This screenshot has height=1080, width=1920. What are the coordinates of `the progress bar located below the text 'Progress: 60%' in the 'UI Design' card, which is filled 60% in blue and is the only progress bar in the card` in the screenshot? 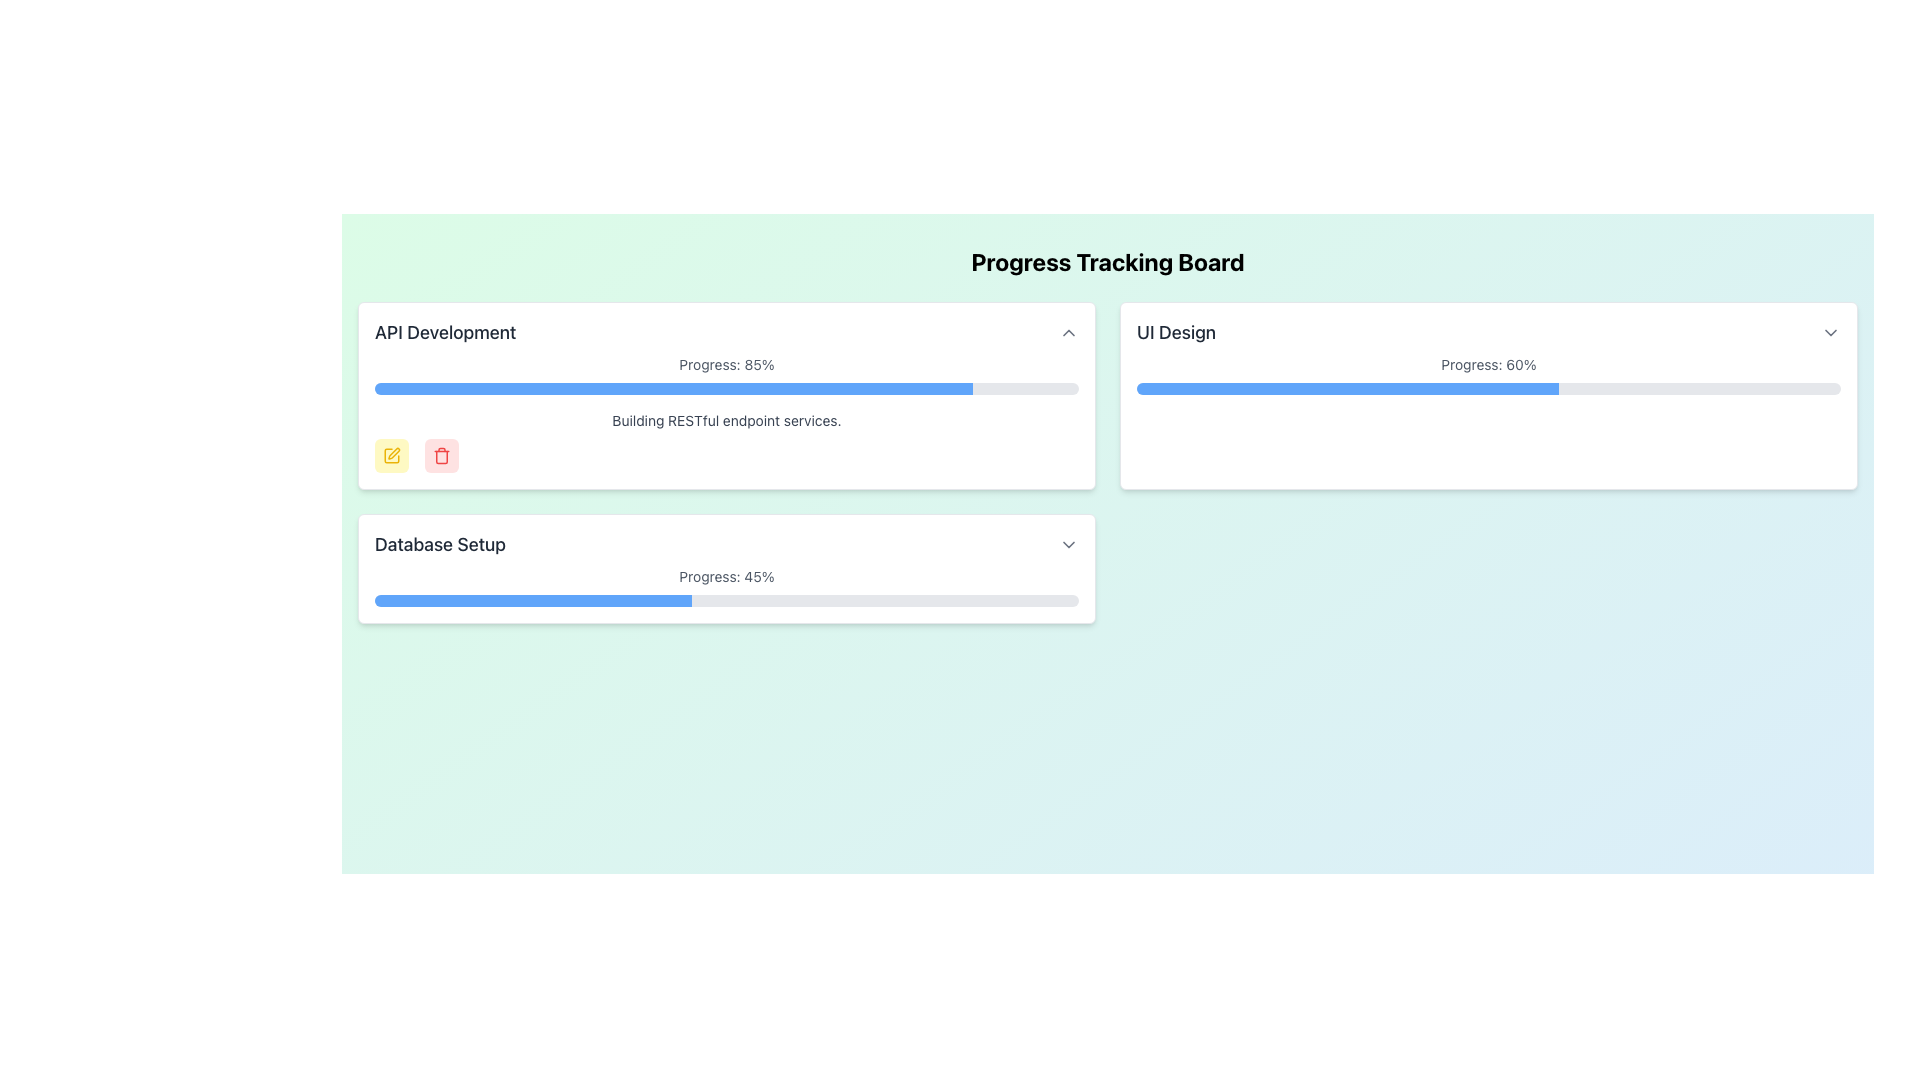 It's located at (1488, 389).